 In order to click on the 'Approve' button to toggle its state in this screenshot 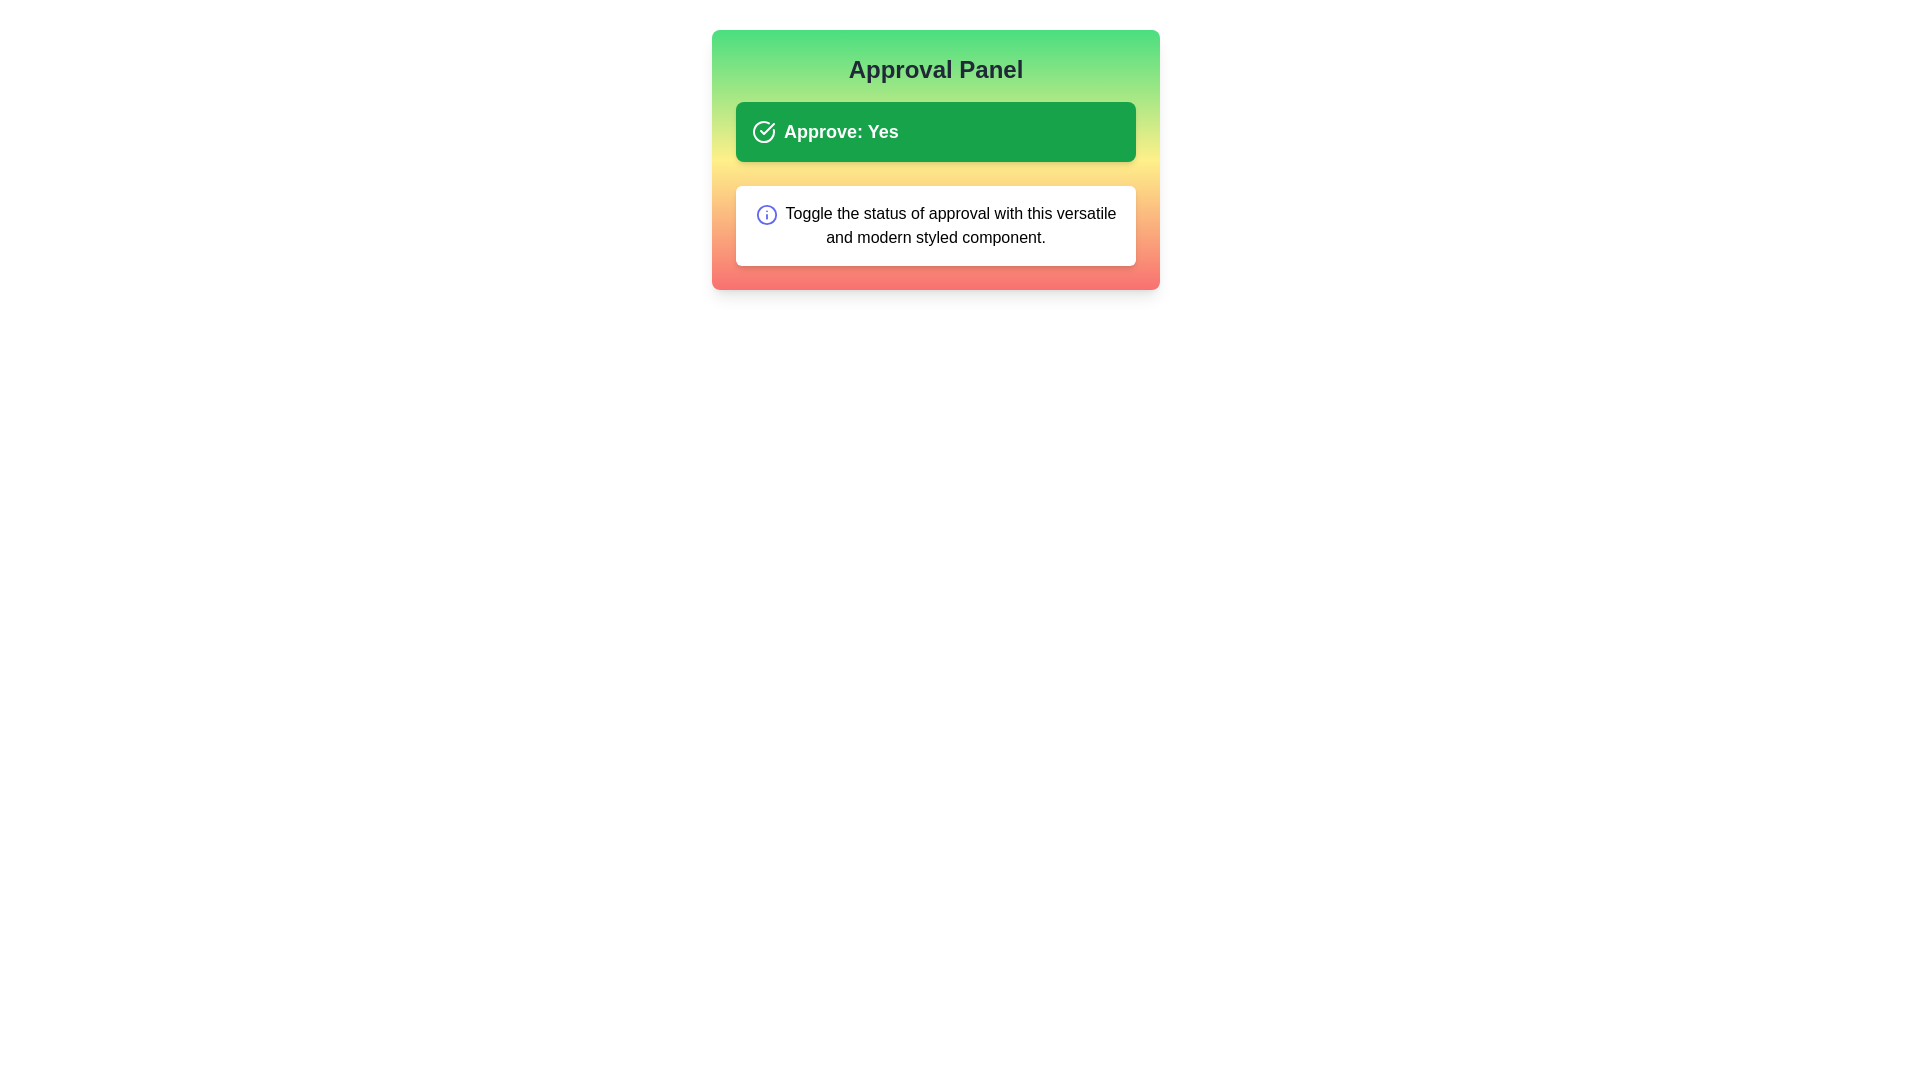, I will do `click(935, 131)`.